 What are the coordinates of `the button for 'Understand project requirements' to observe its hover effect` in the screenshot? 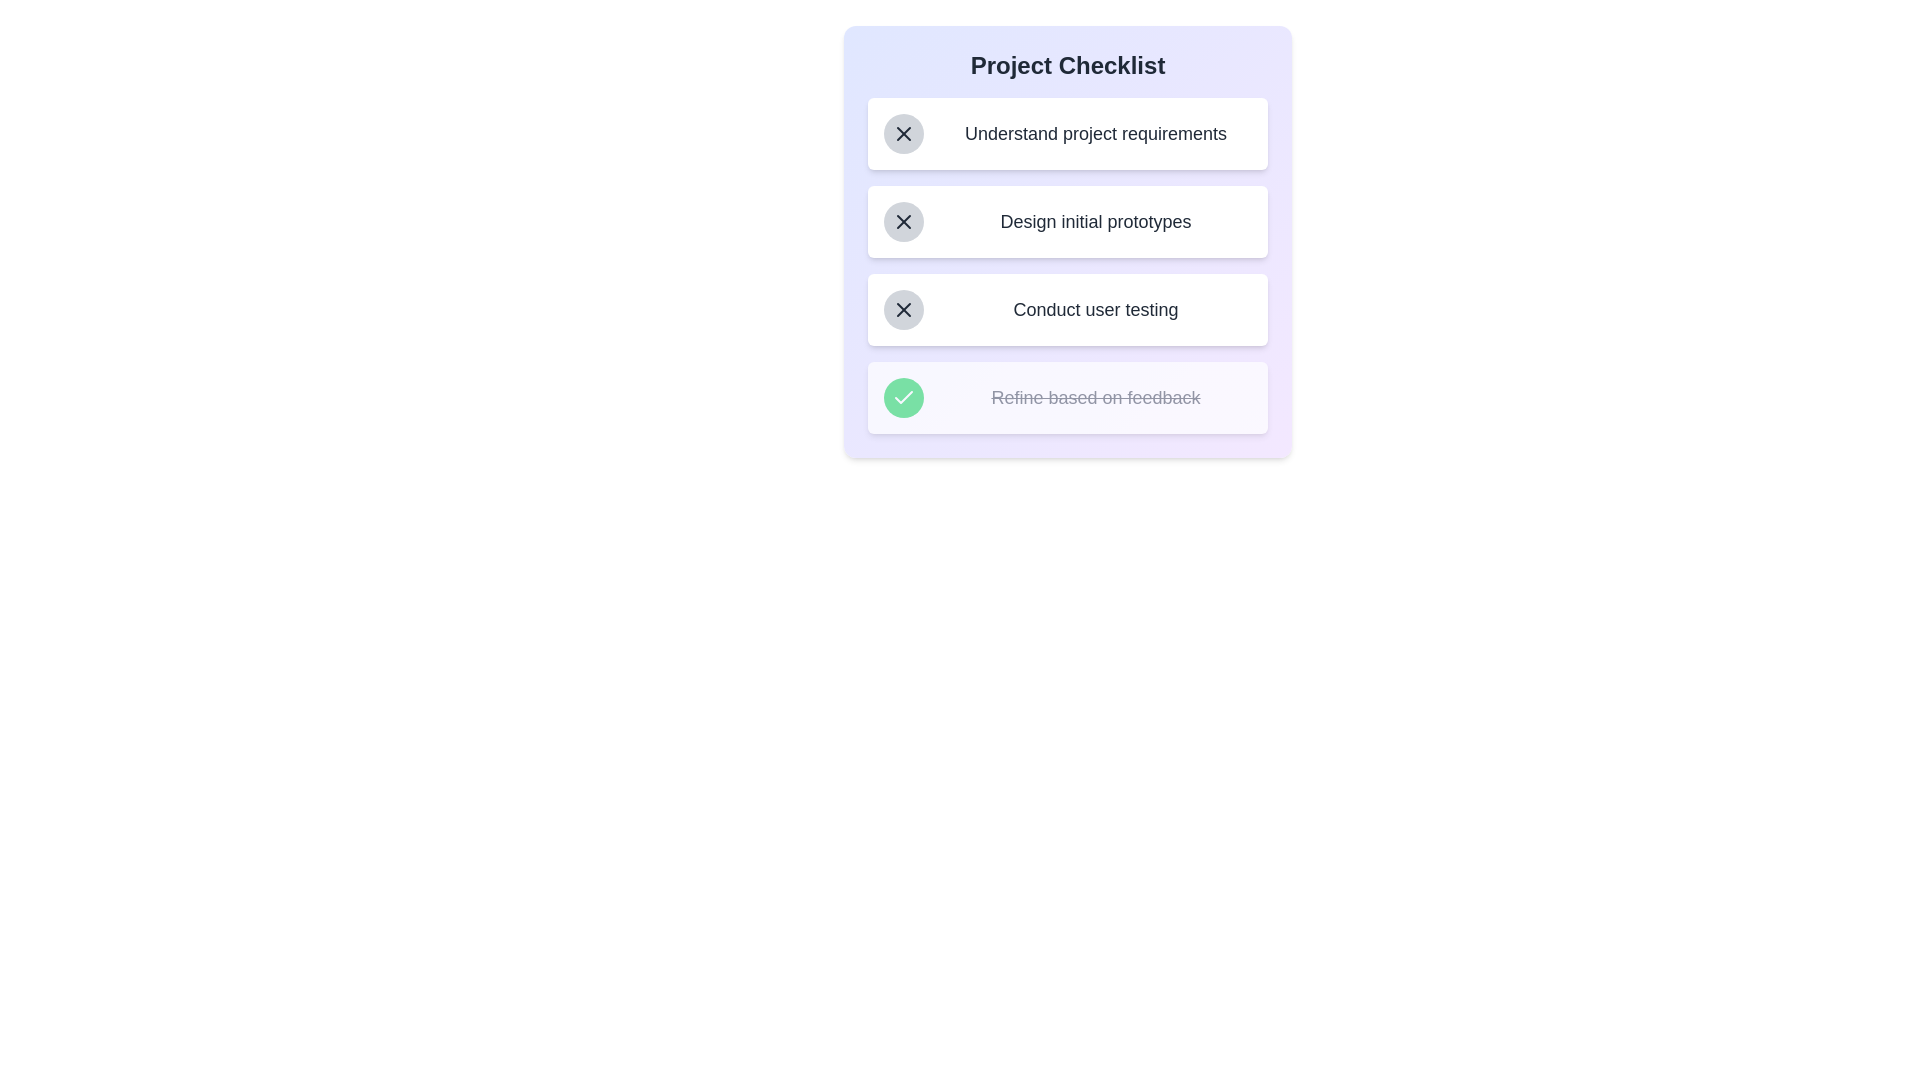 It's located at (902, 134).